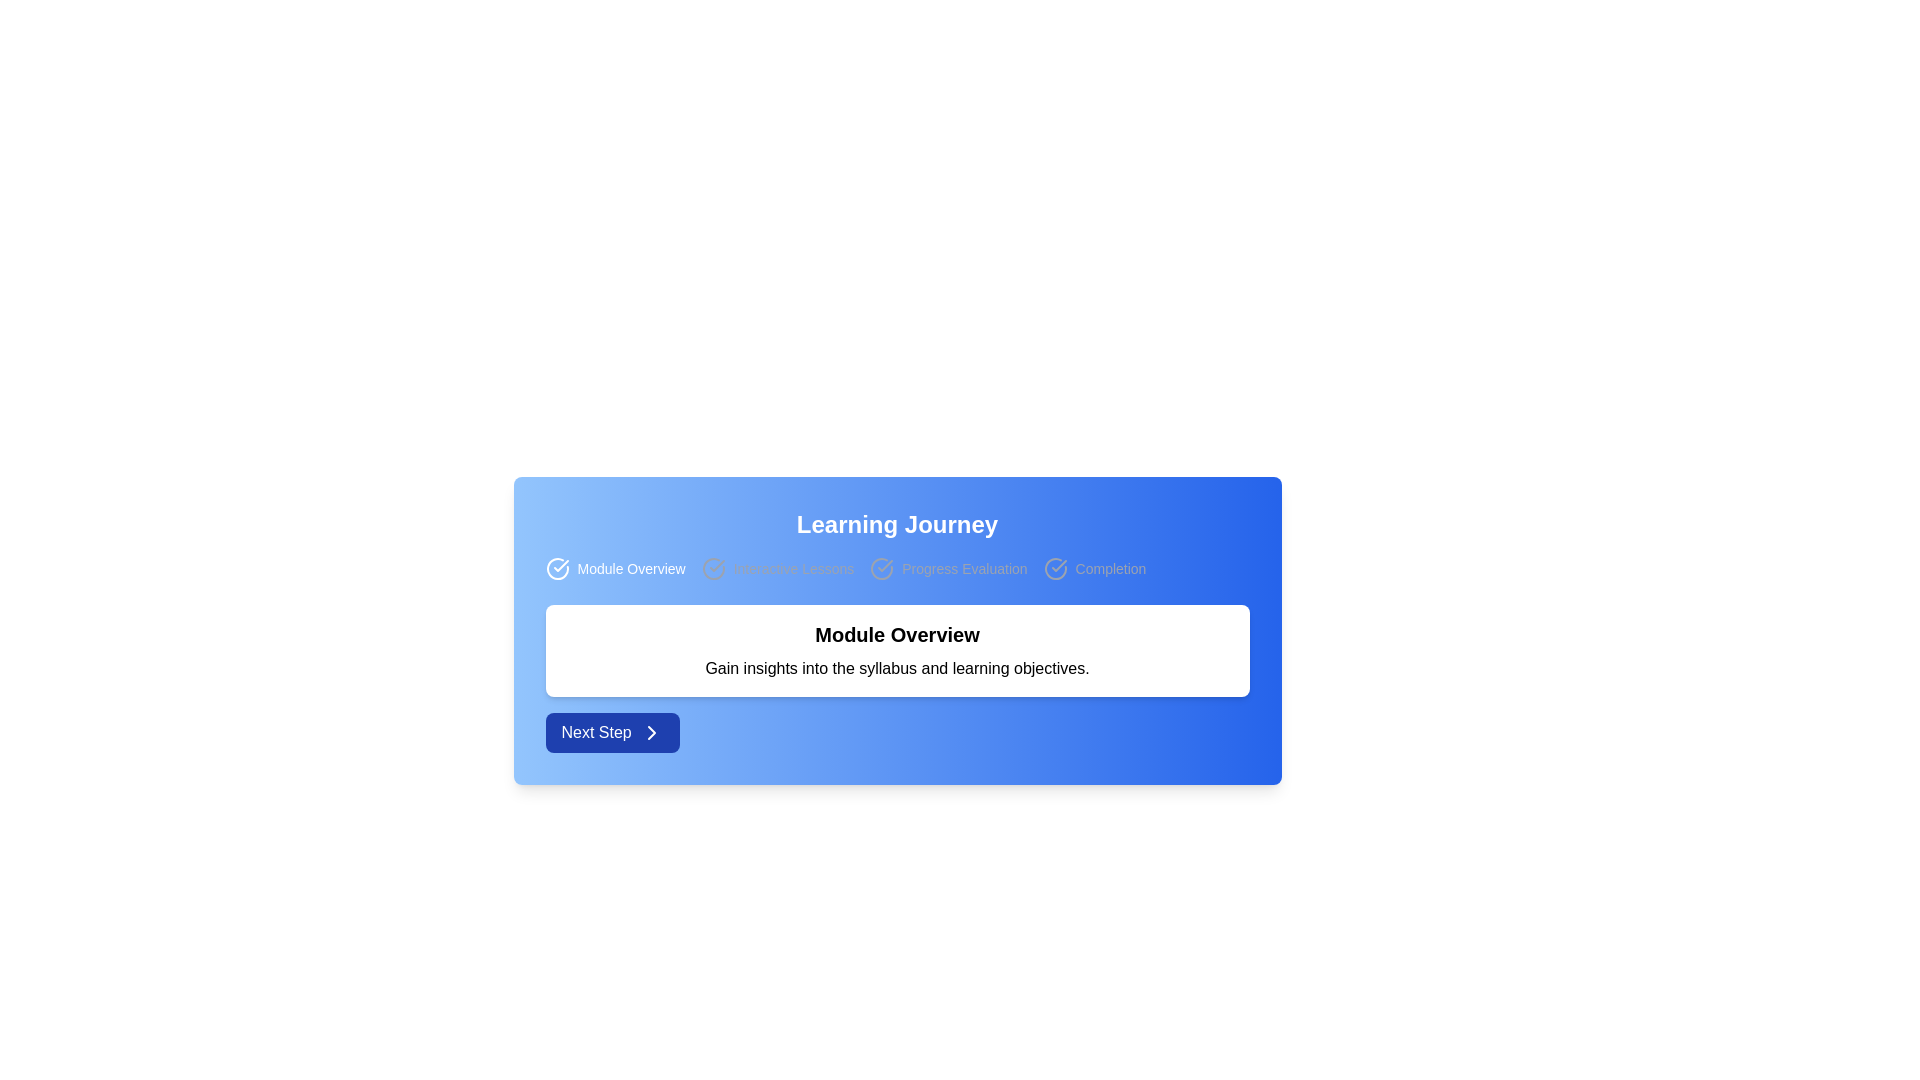 The image size is (1920, 1080). What do you see at coordinates (881, 569) in the screenshot?
I see `the checkmark icon within a circle, which is part of the progression display between 'Interactive Lessons' and 'Completion', indicating 'Progress Evaluation'` at bounding box center [881, 569].